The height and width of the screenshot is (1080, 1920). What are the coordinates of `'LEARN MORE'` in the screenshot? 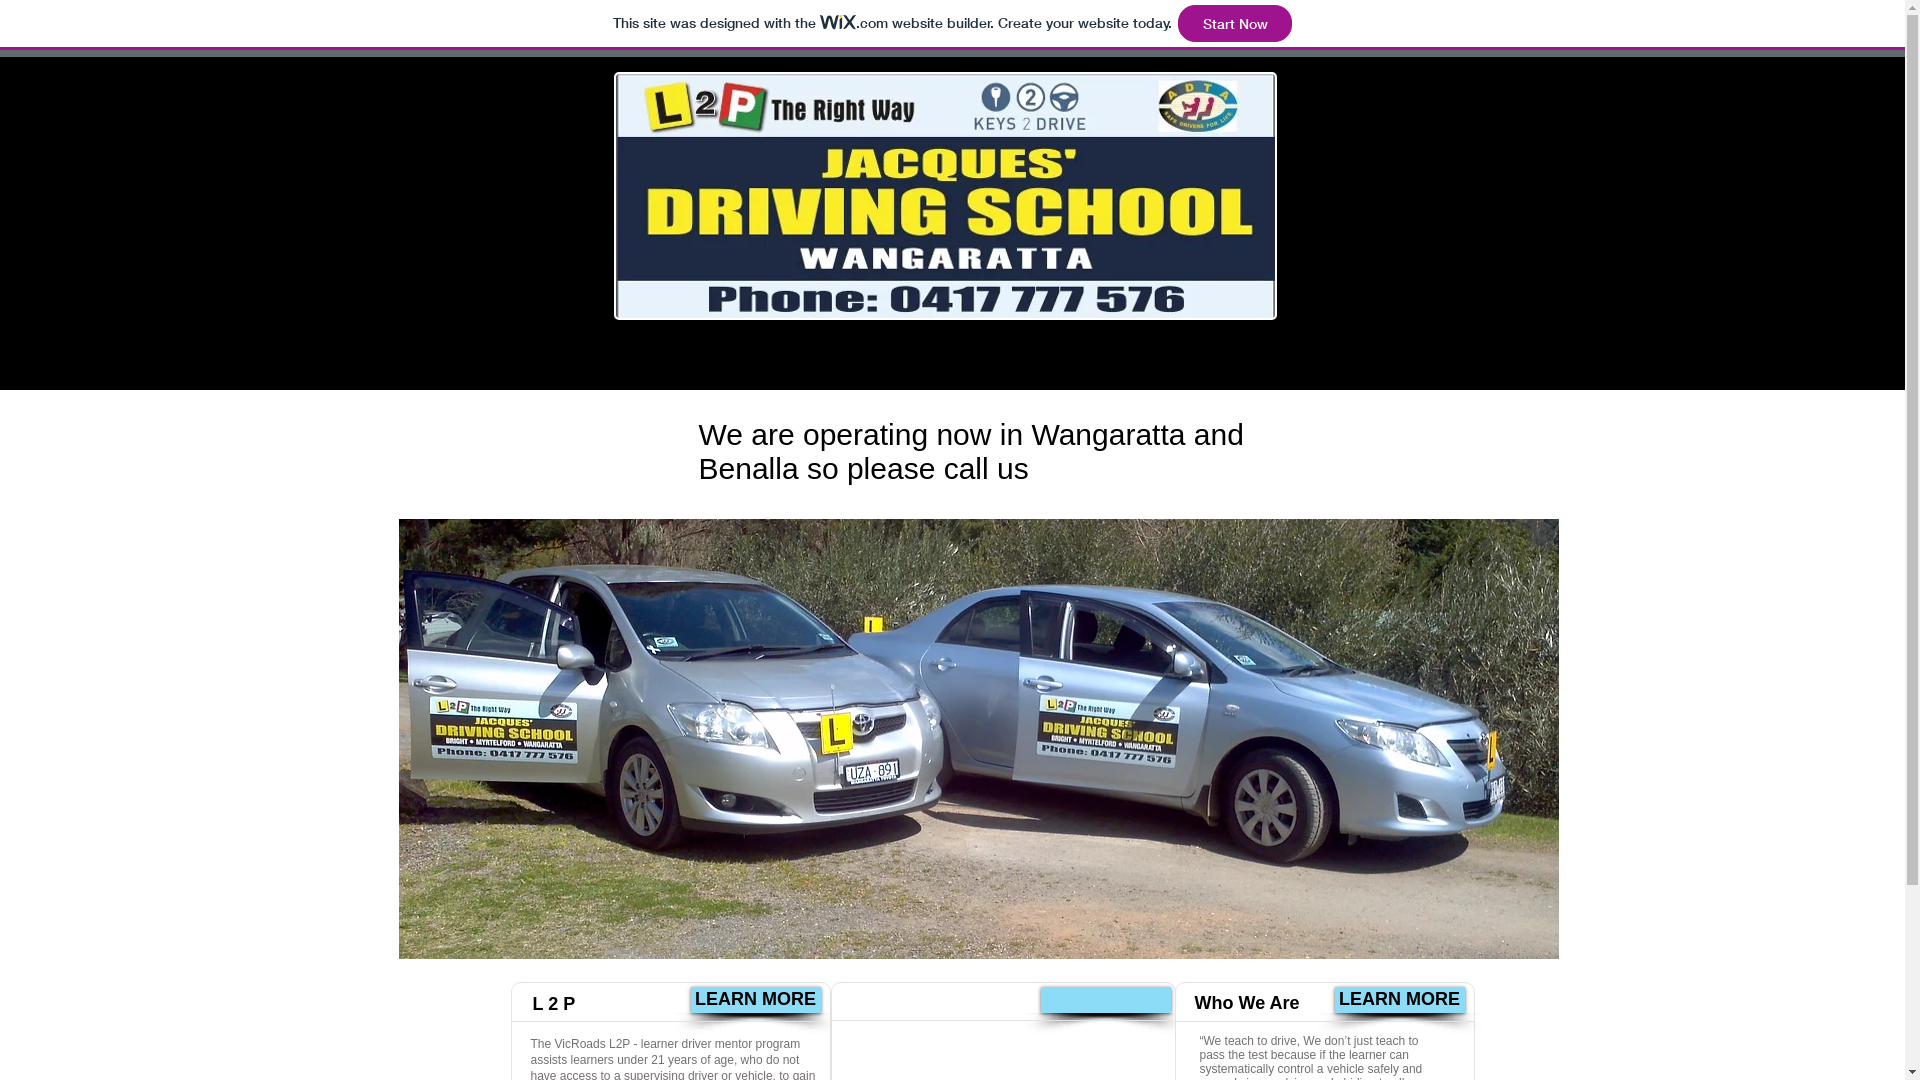 It's located at (753, 999).